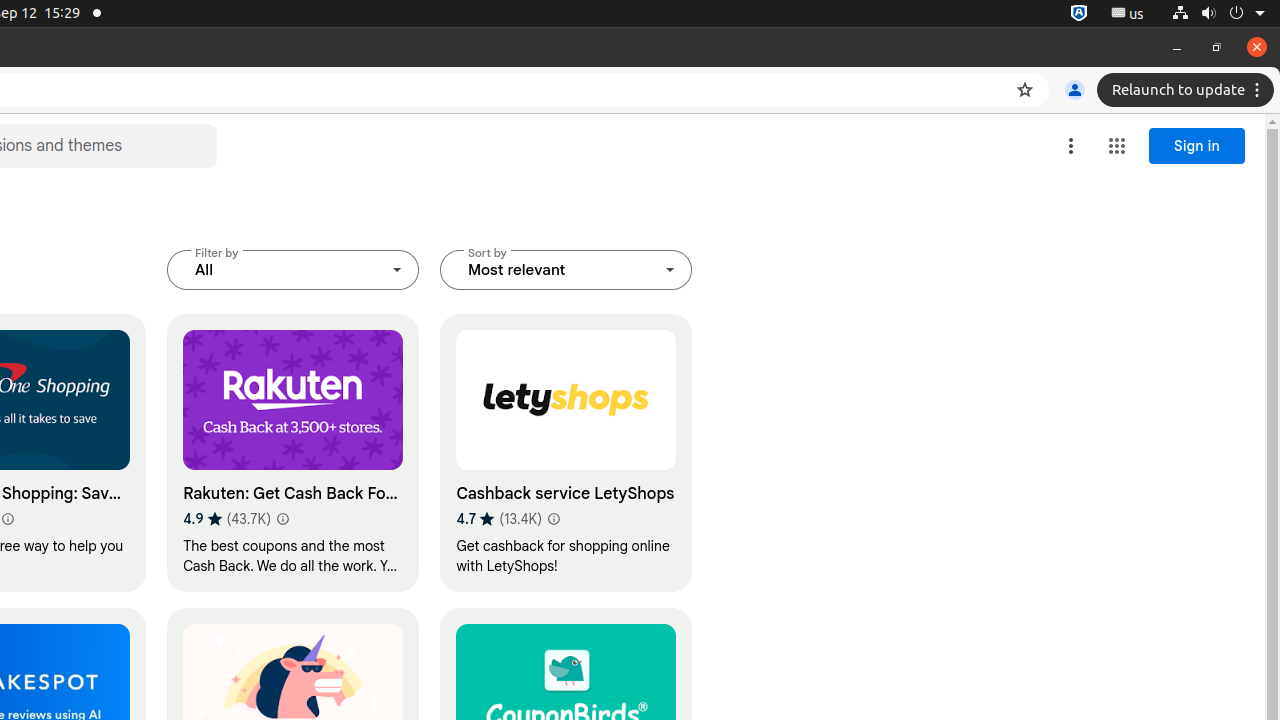  I want to click on 'Learn more about results and reviews "Rakuten: Get Cash Back For Shopping"', so click(280, 517).